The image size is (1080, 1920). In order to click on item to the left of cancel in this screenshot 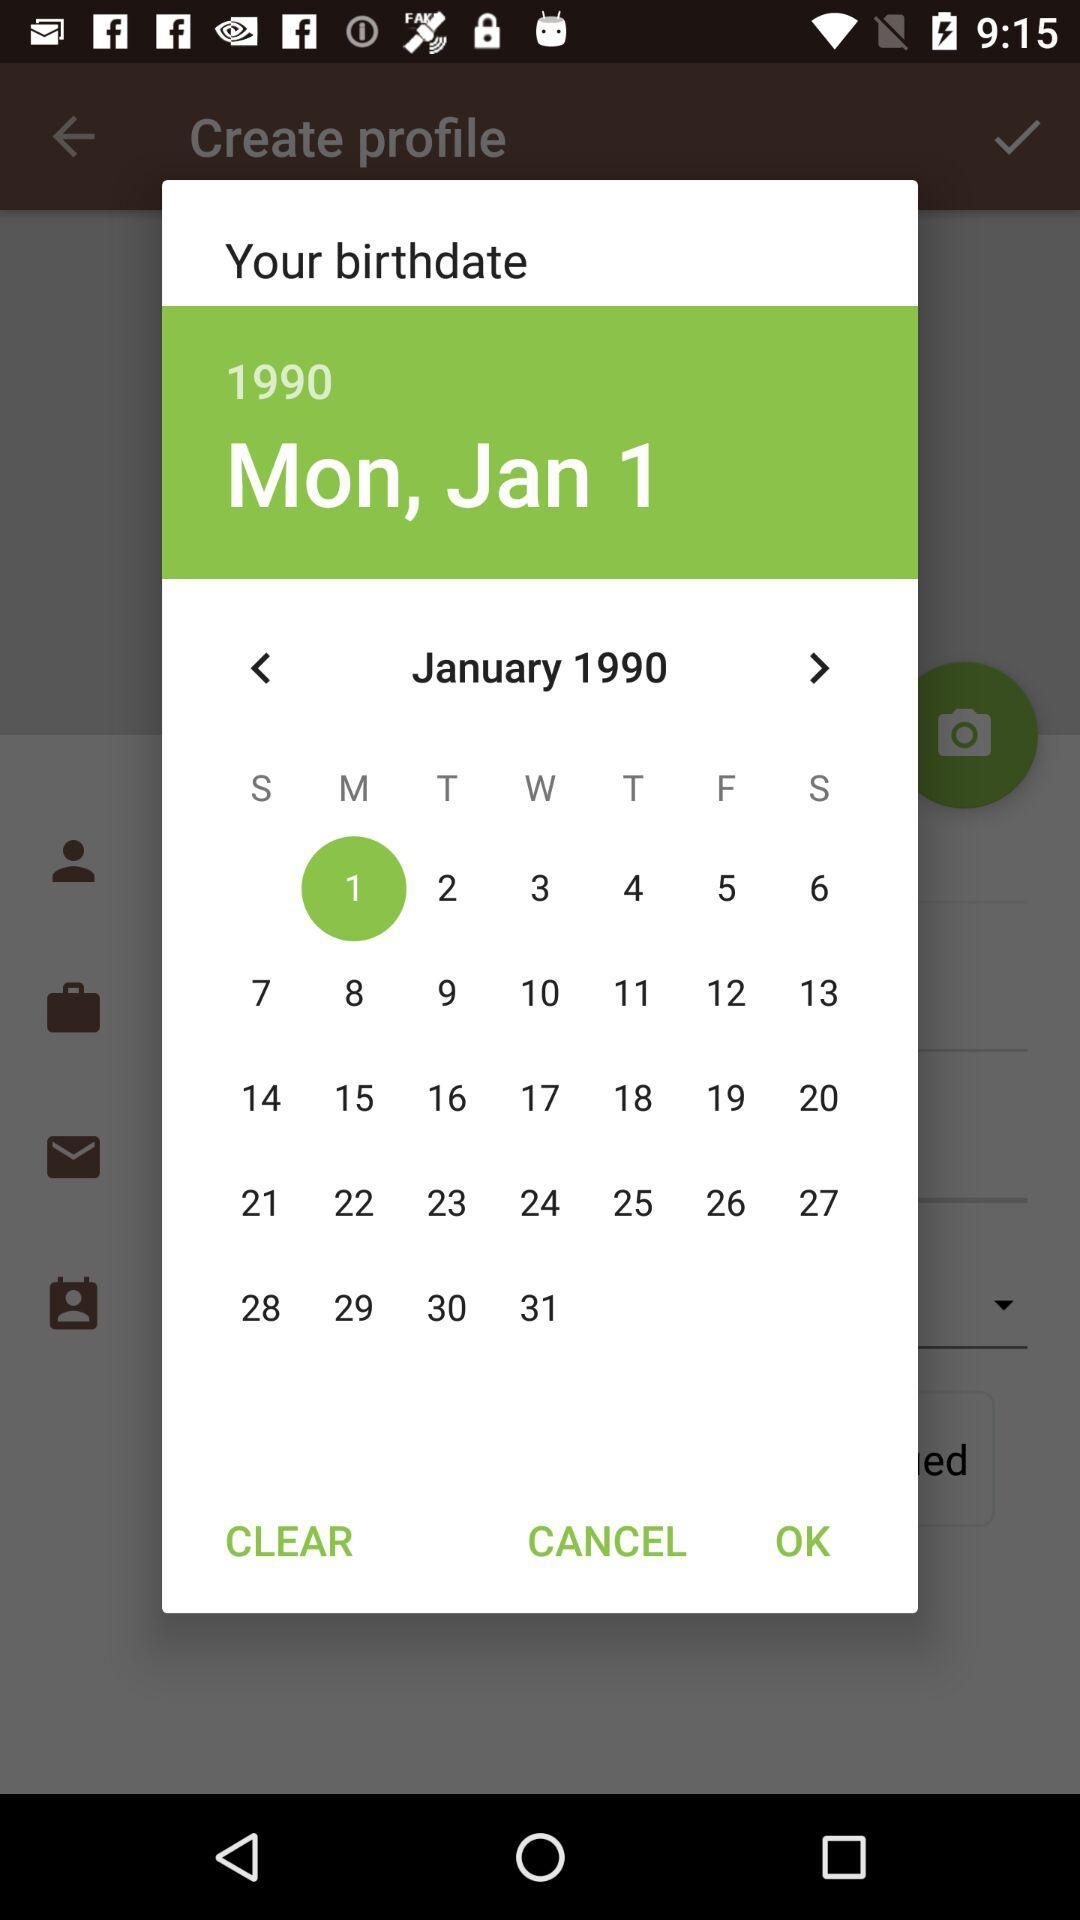, I will do `click(289, 1538)`.